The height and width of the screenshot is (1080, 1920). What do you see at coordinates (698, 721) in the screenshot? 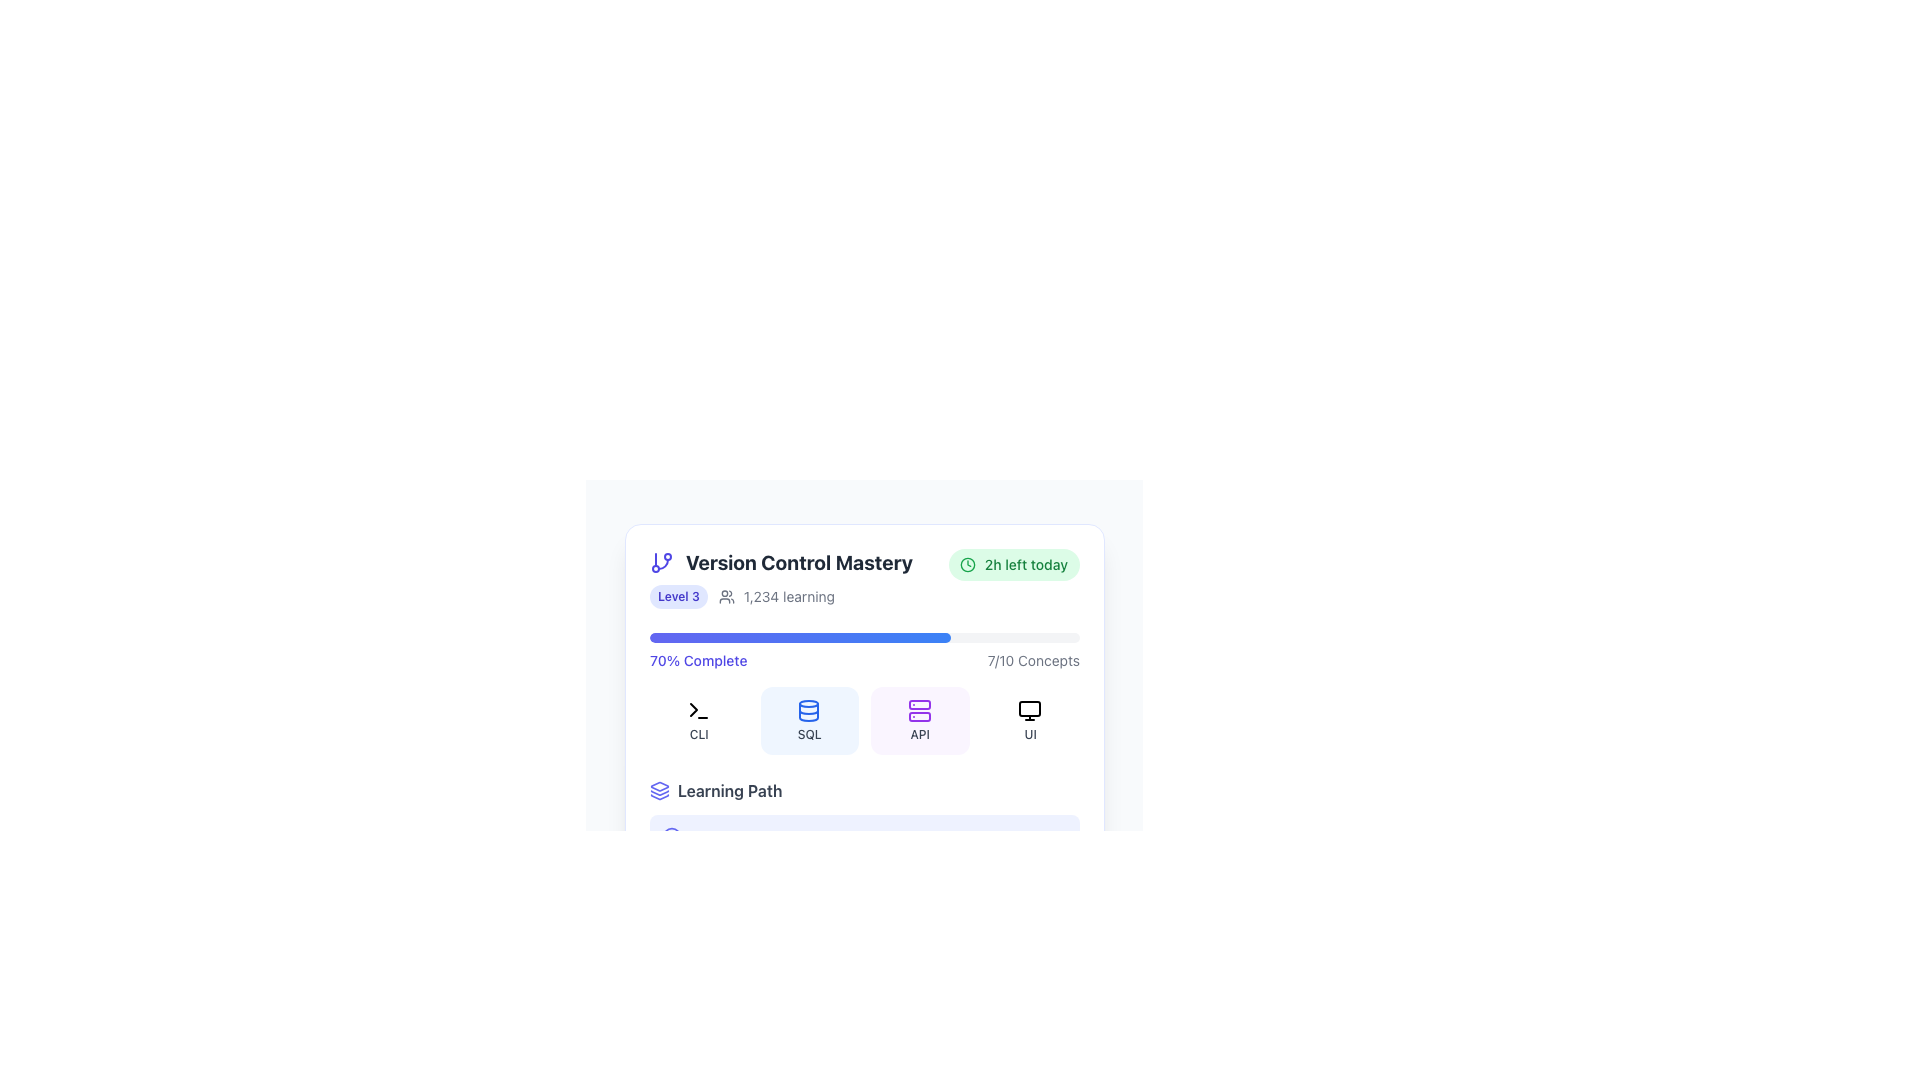
I see `the Category label with icon representing CLI in the top-left corner of the grid below the 'Version Control Mastery' header` at bounding box center [698, 721].